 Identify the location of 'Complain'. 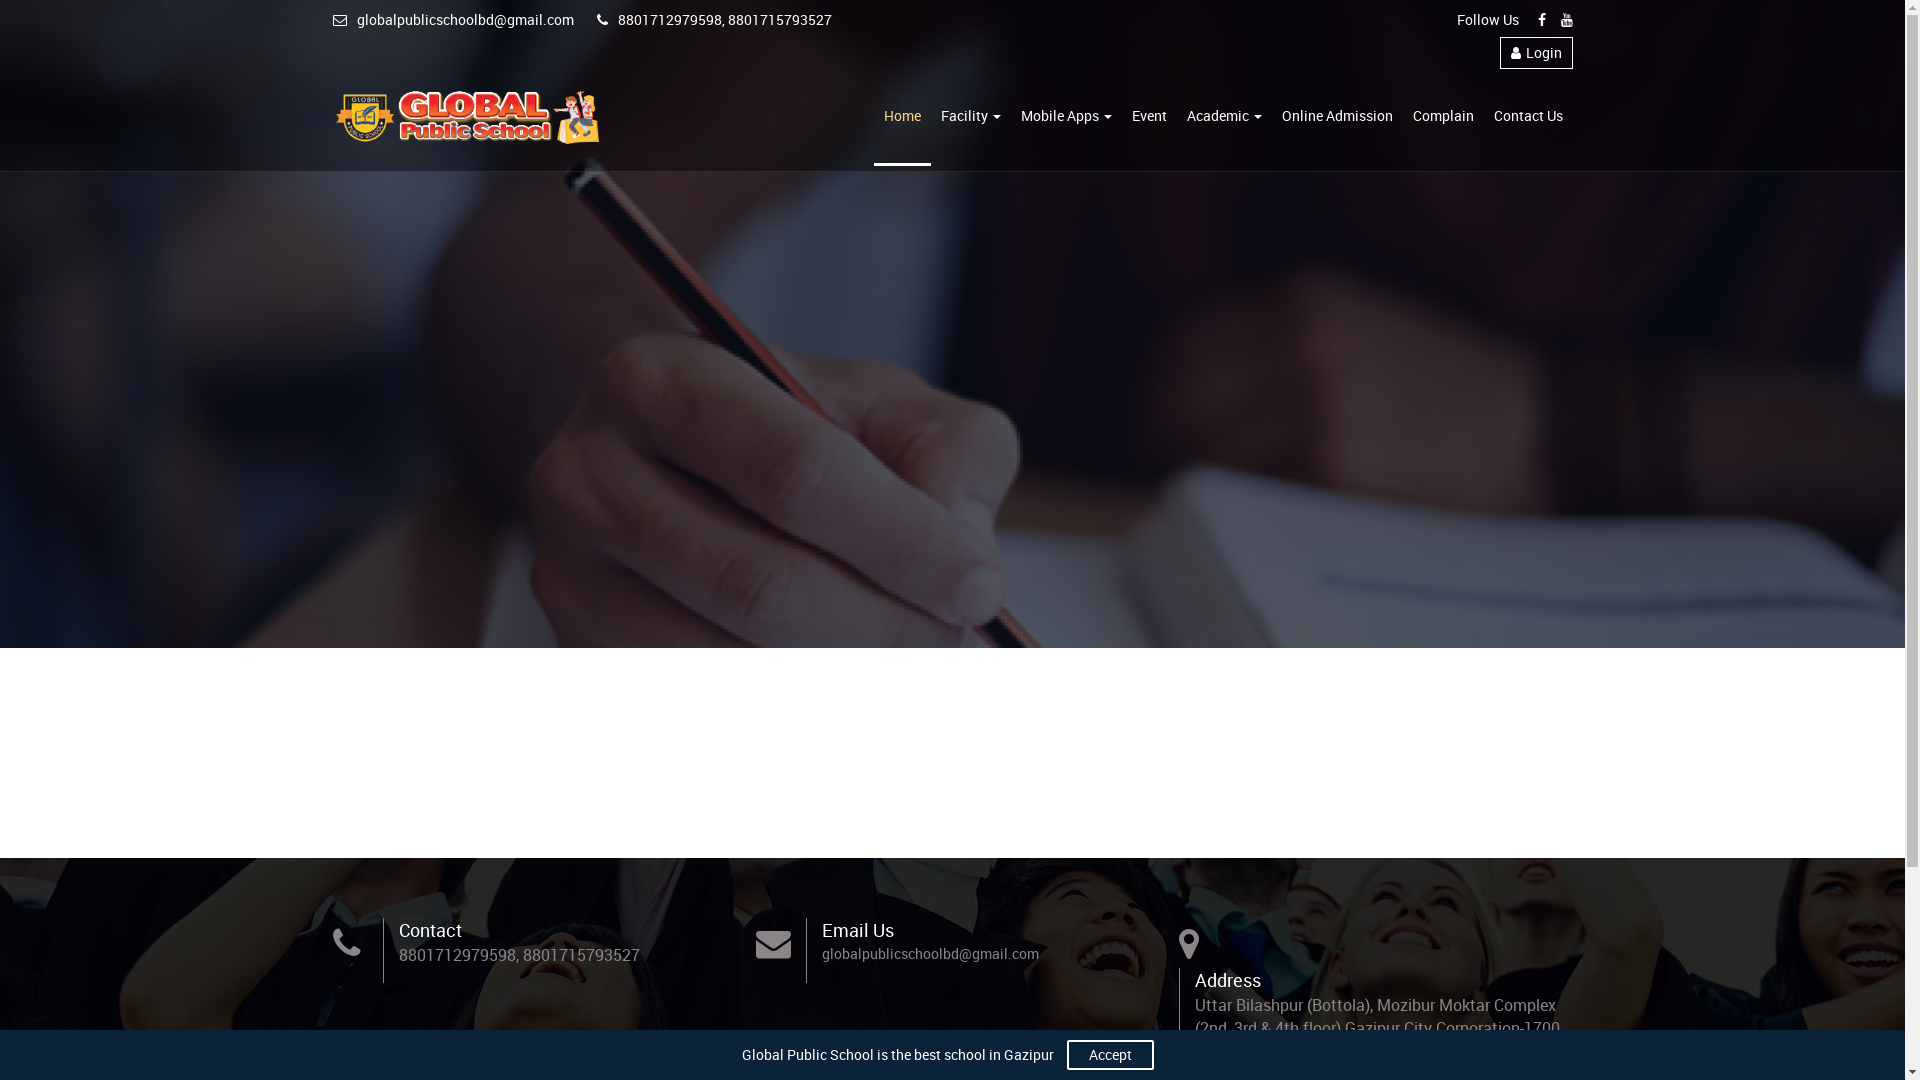
(1400, 117).